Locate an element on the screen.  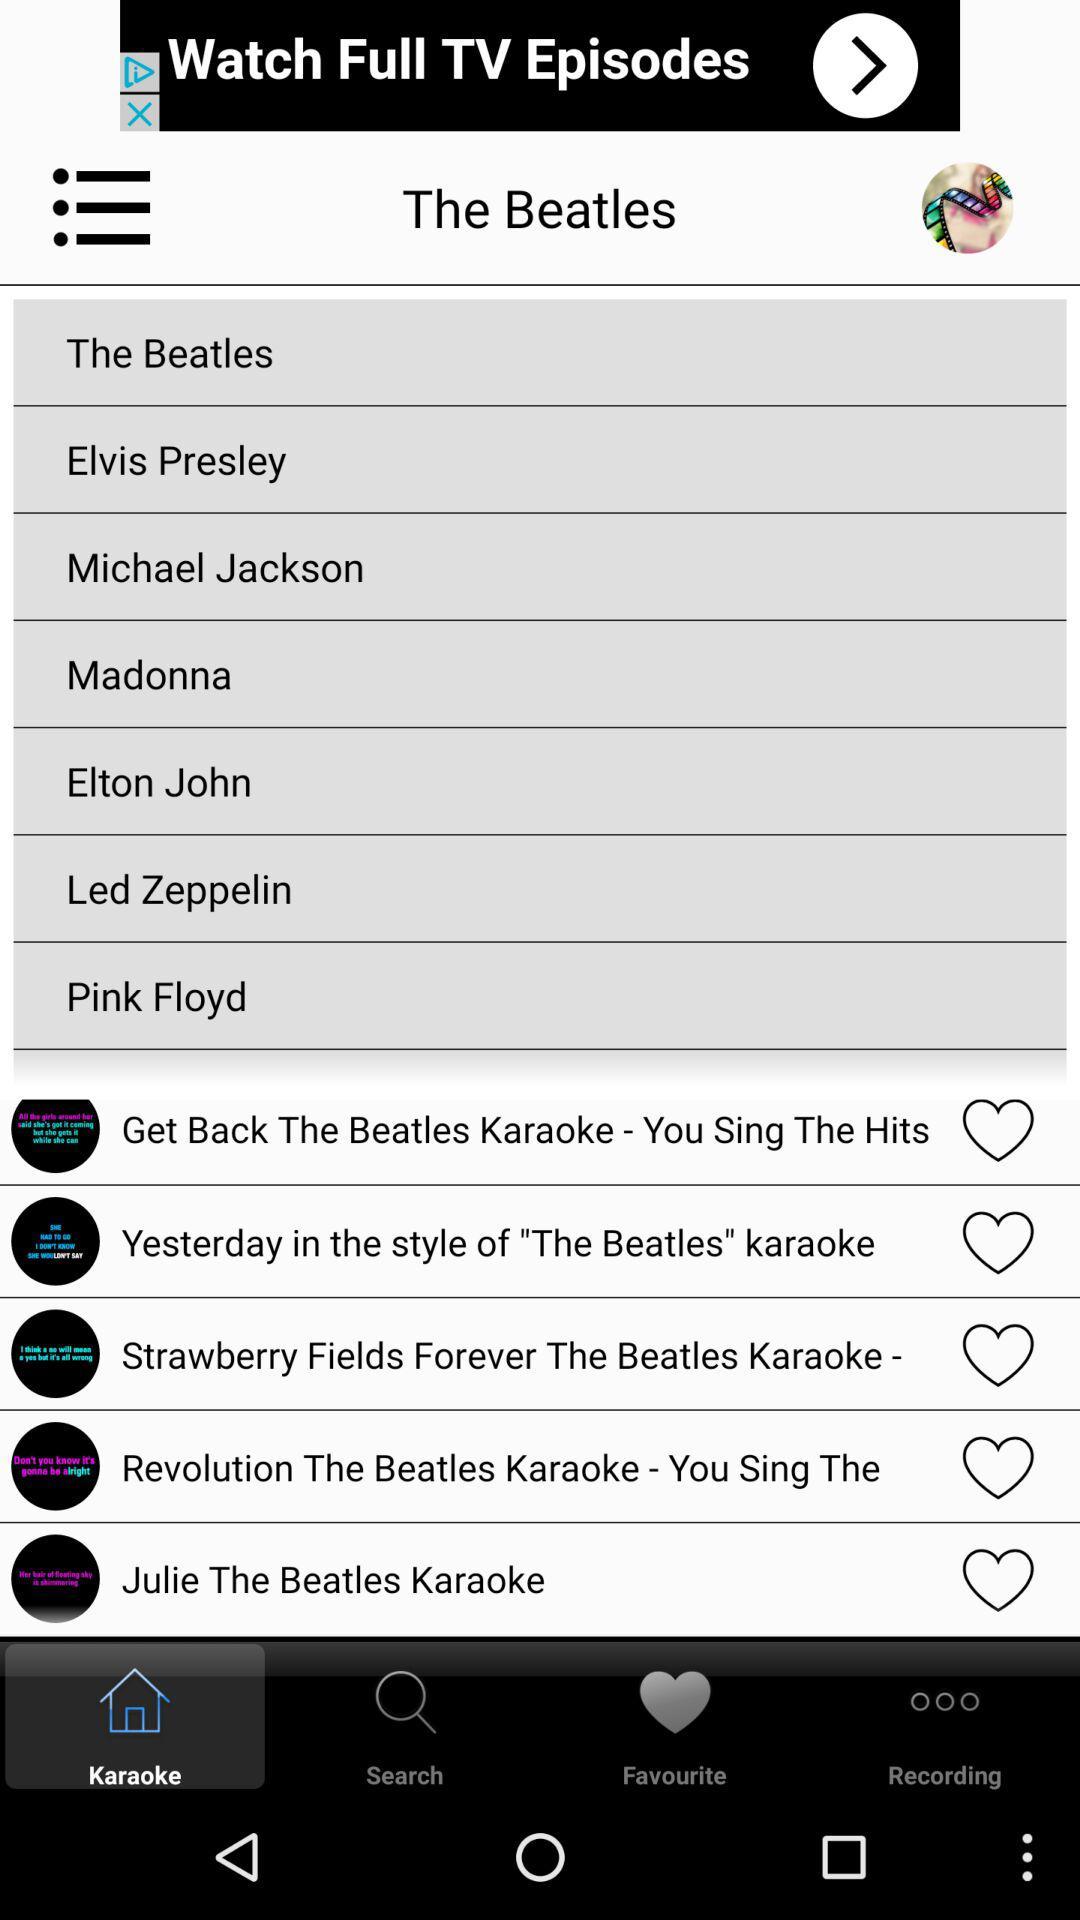
the list icon is located at coordinates (102, 222).